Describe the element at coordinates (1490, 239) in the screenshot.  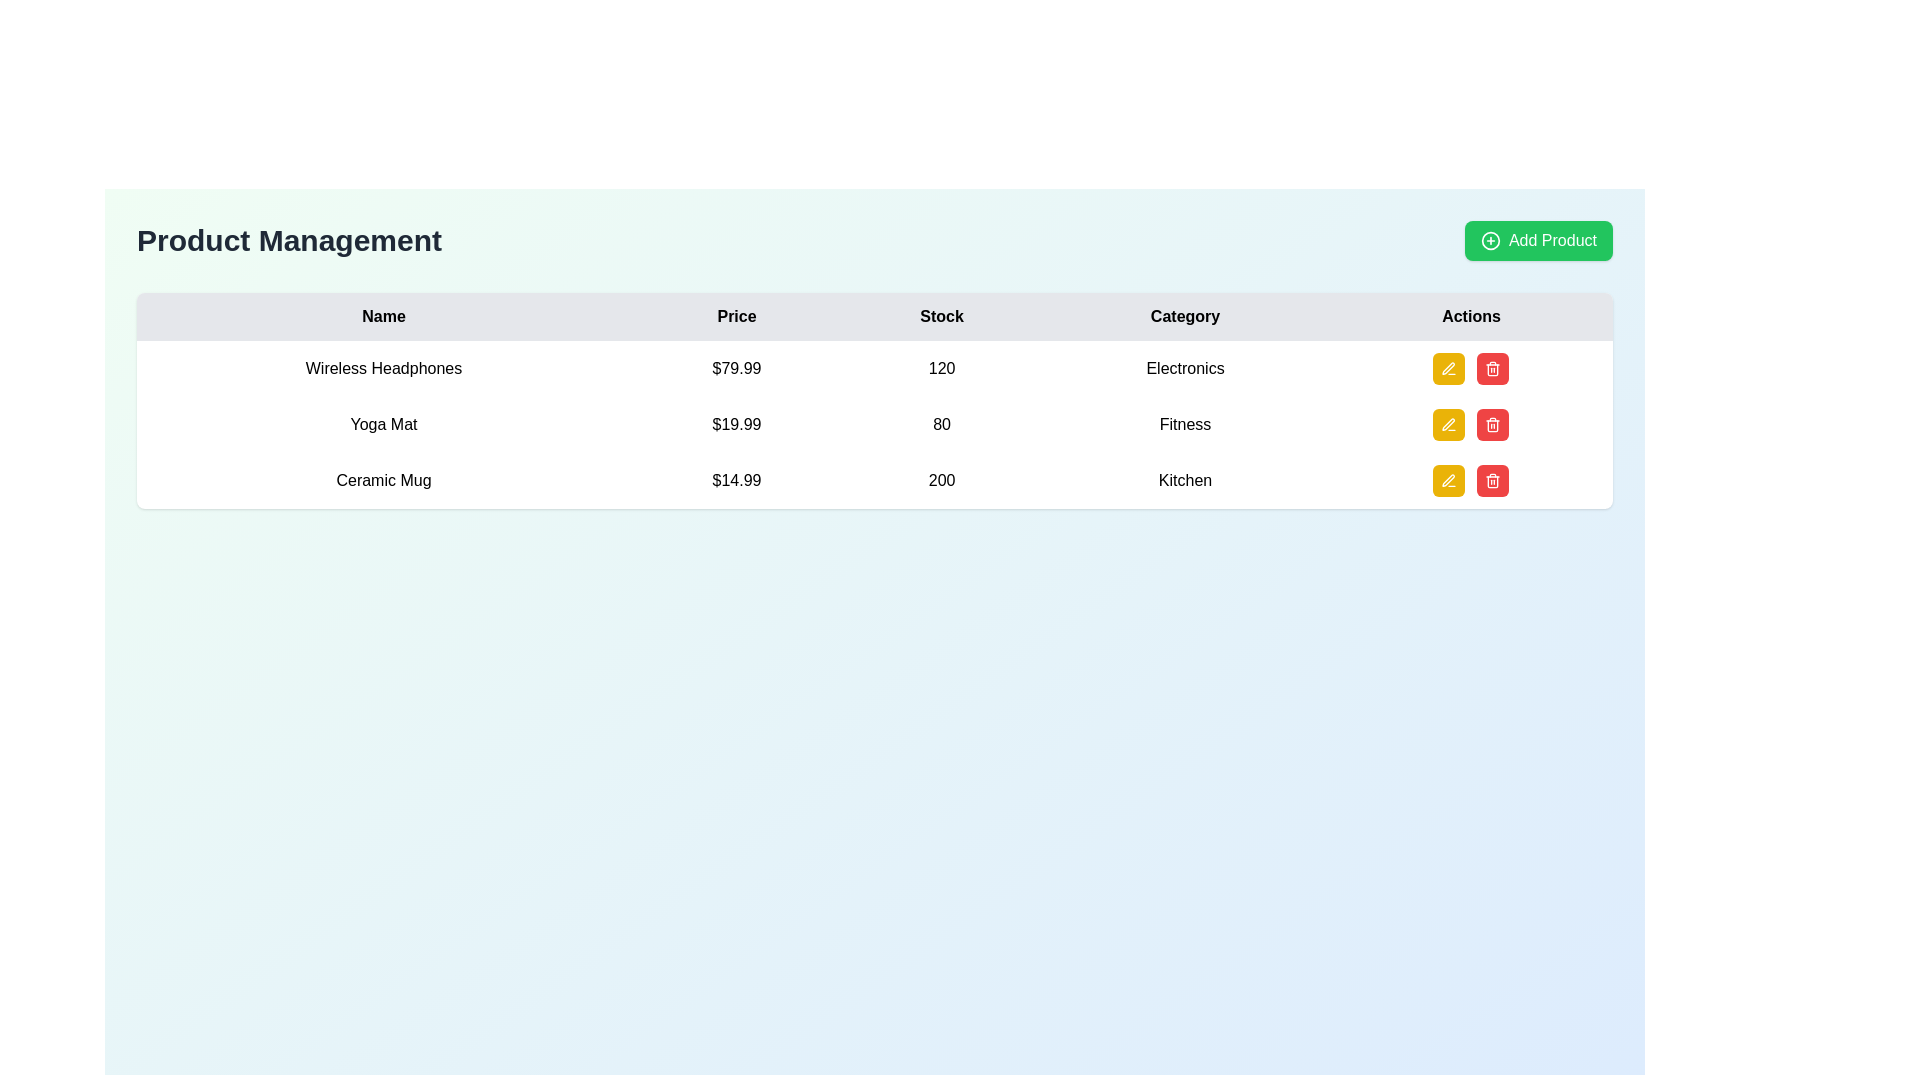
I see `the decorative SVG circle element located in the central section of the 'Add Product' button, specifically part of the left-hand graphical icon` at that location.